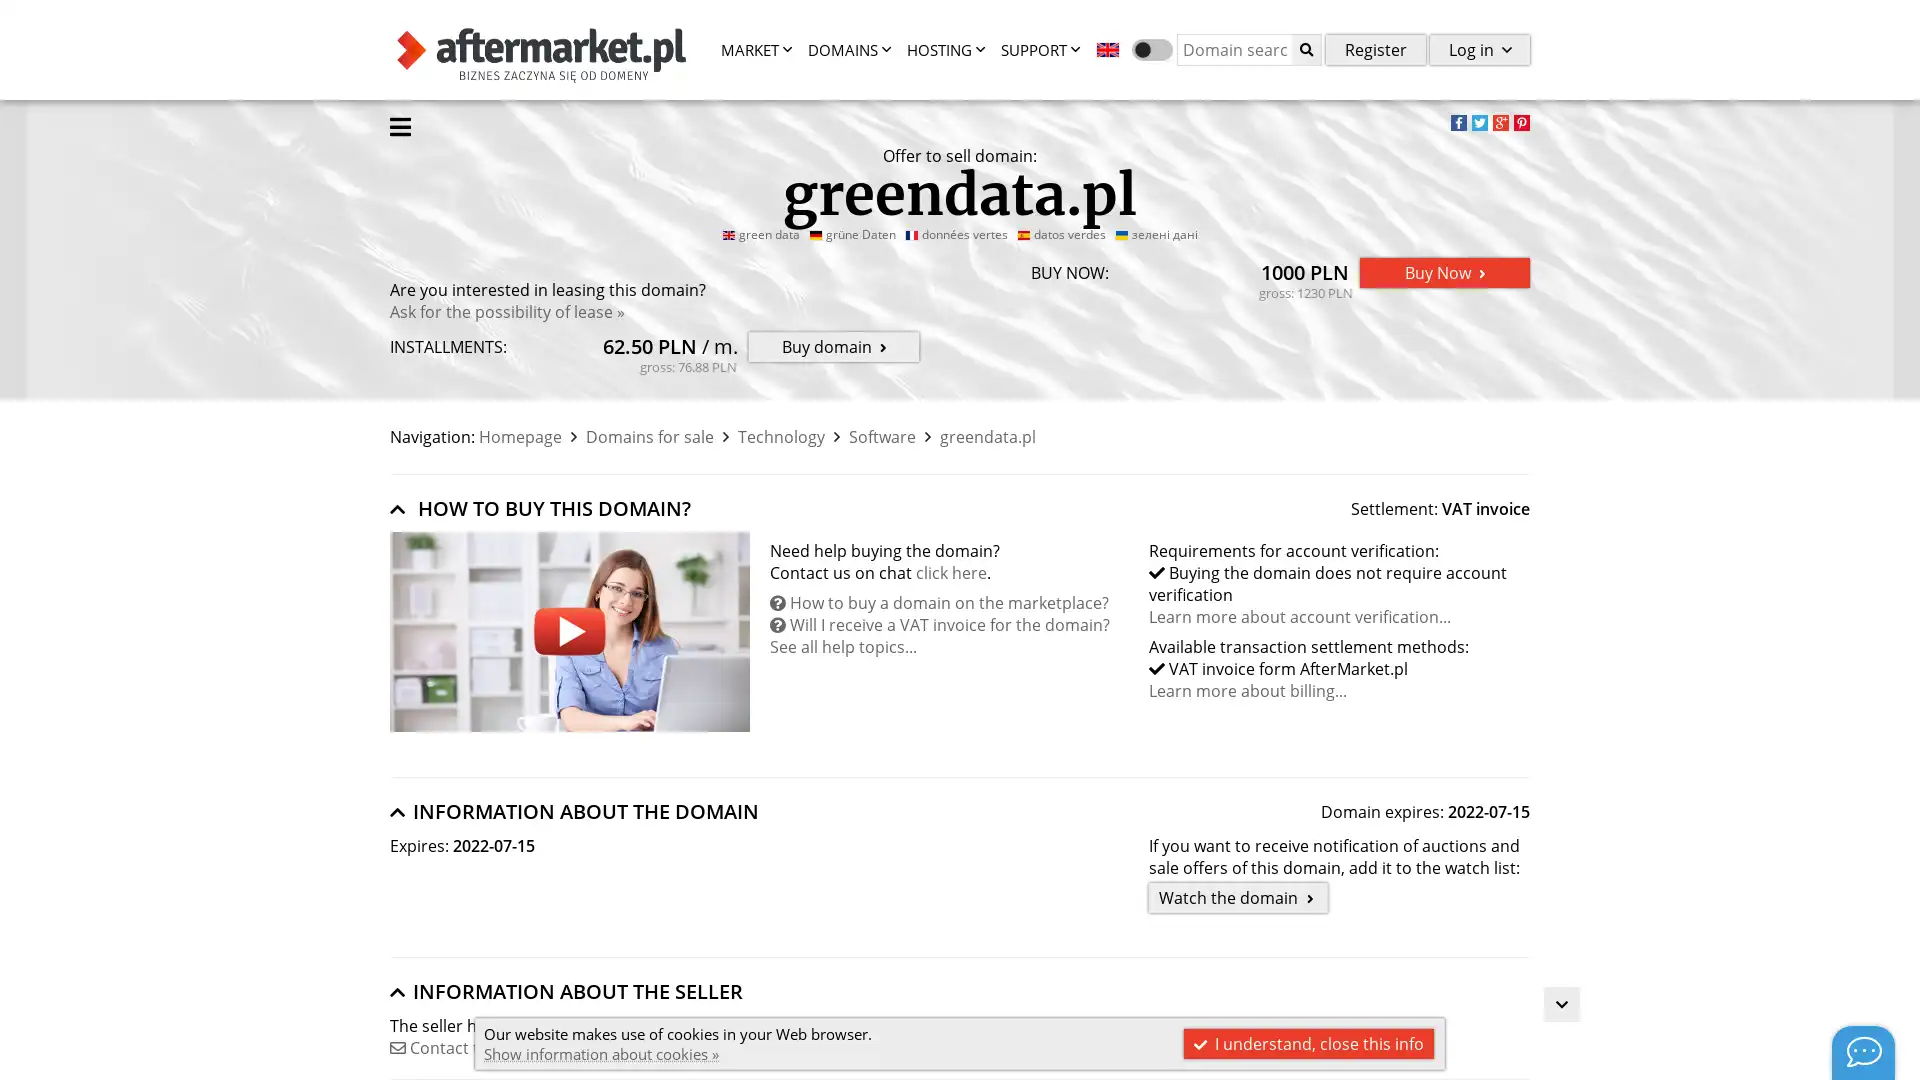 The image size is (1920, 1080). What do you see at coordinates (1309, 1043) in the screenshot?
I see `I understand, close this info` at bounding box center [1309, 1043].